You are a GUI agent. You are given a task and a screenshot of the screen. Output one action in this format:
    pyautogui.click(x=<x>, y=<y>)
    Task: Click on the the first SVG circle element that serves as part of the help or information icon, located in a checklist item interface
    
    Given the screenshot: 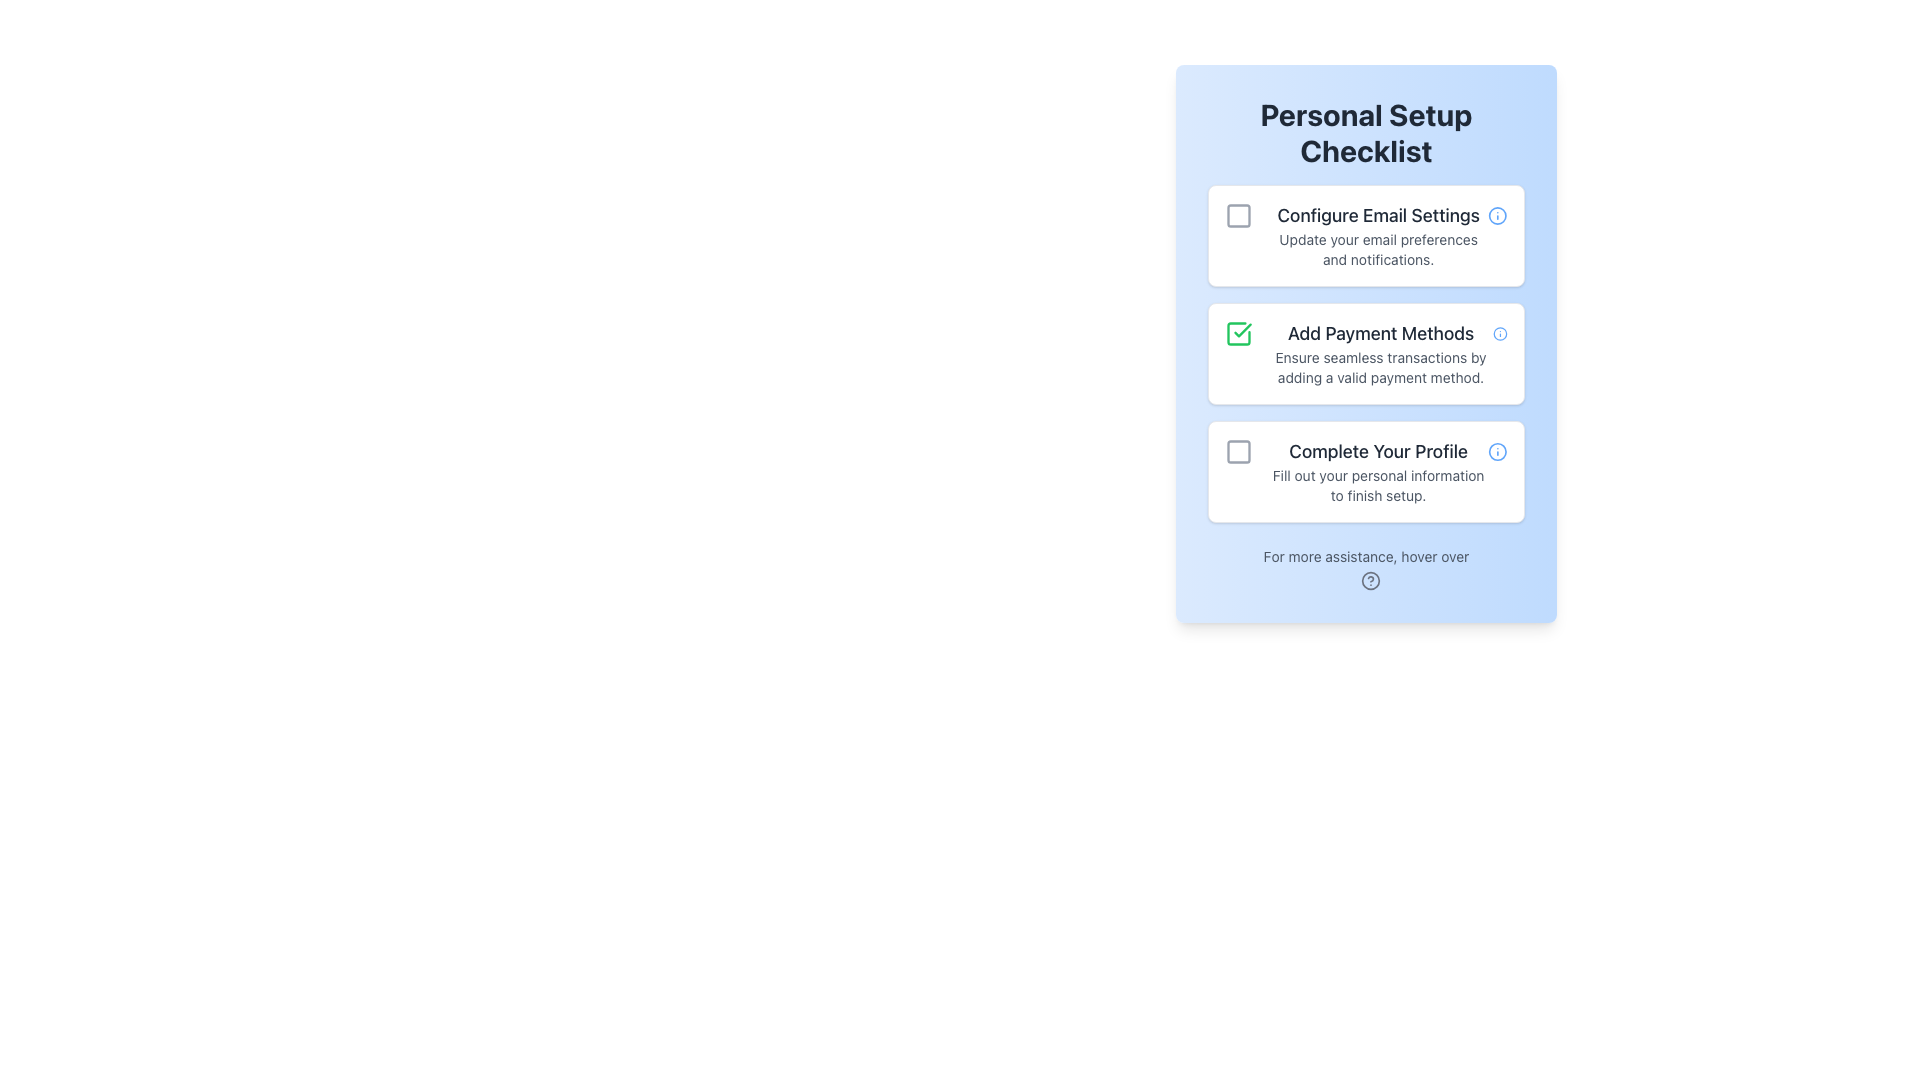 What is the action you would take?
    pyautogui.click(x=1369, y=580)
    